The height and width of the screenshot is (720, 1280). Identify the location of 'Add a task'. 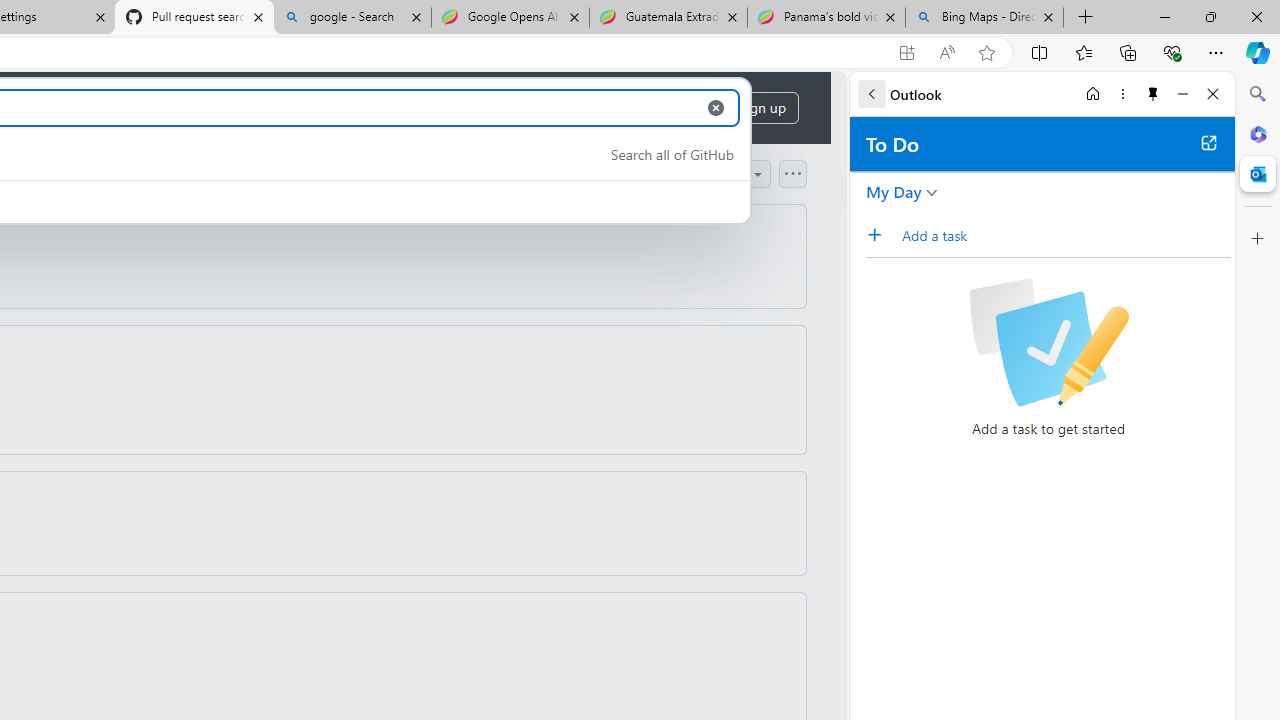
(880, 234).